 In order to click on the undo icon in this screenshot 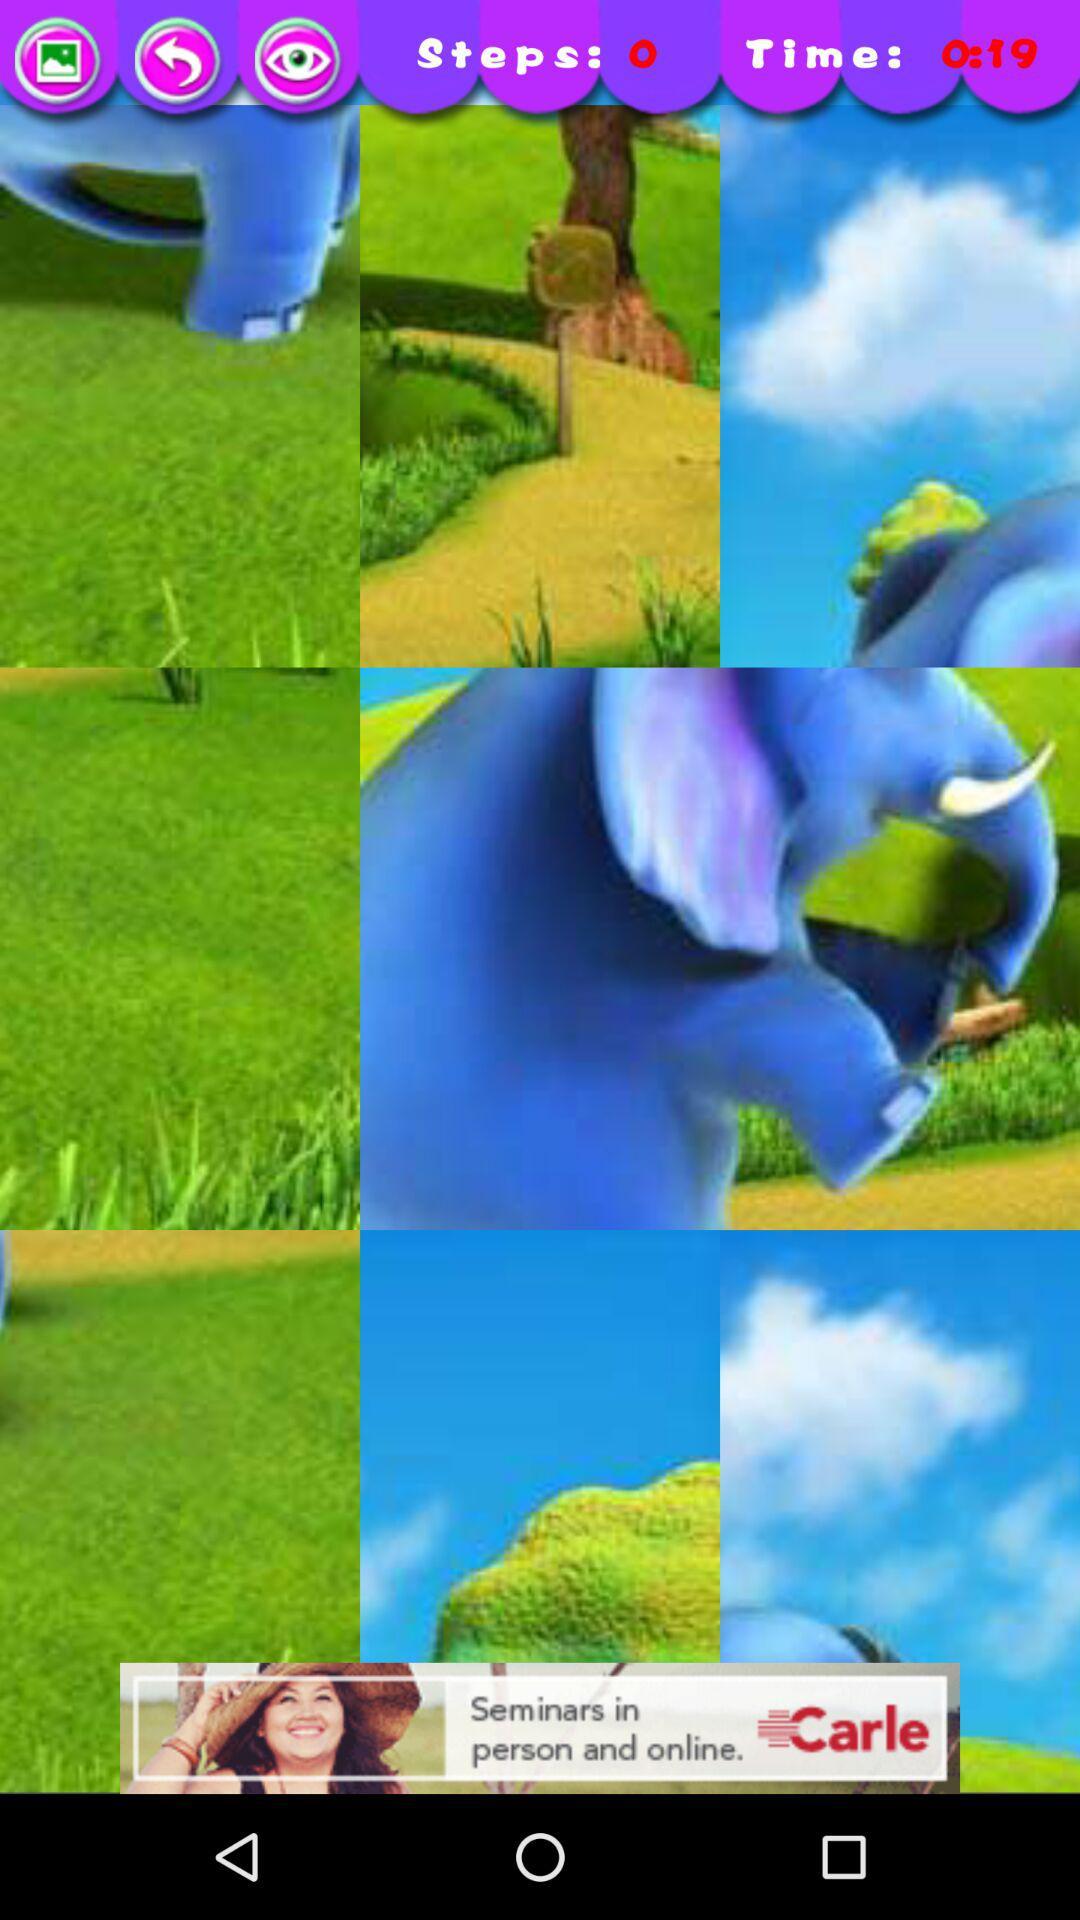, I will do `click(180, 62)`.